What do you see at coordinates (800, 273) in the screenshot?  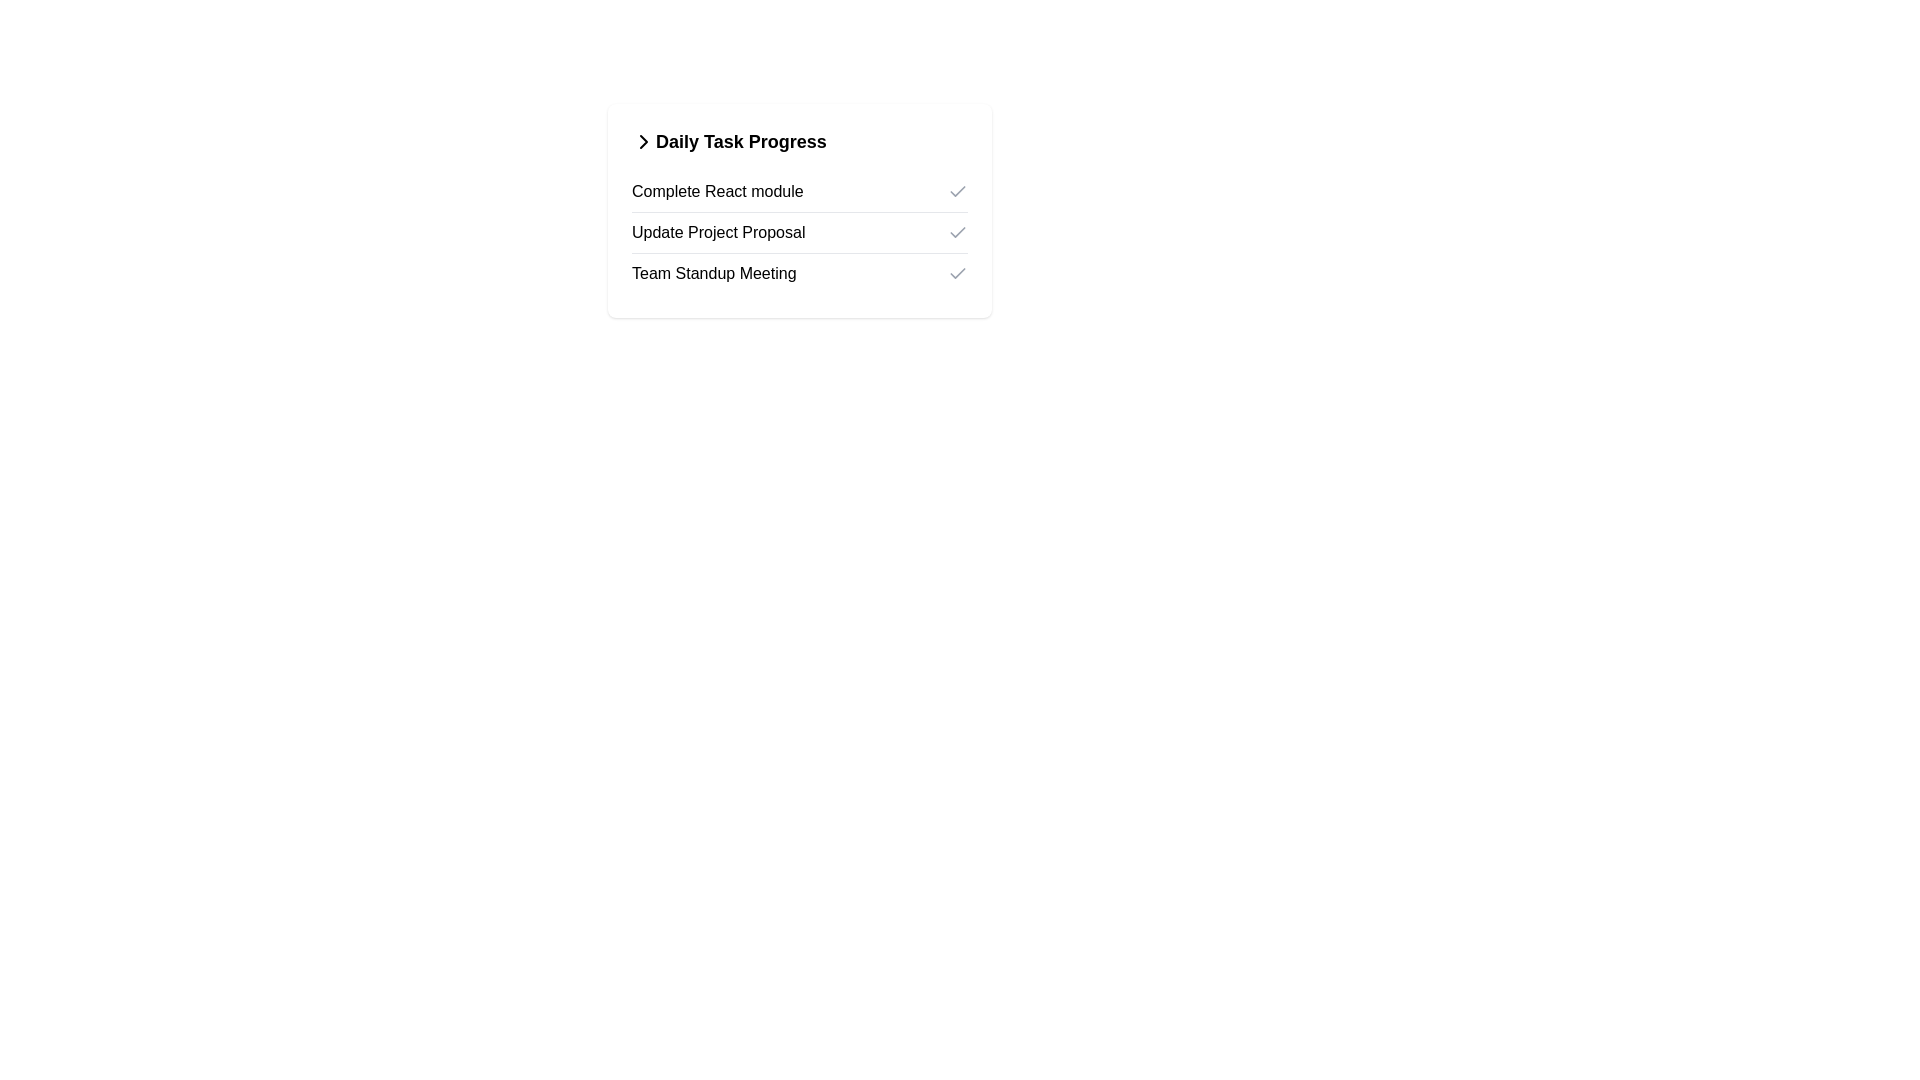 I see `the task item labeled 'Team Standup Meeting'` at bounding box center [800, 273].